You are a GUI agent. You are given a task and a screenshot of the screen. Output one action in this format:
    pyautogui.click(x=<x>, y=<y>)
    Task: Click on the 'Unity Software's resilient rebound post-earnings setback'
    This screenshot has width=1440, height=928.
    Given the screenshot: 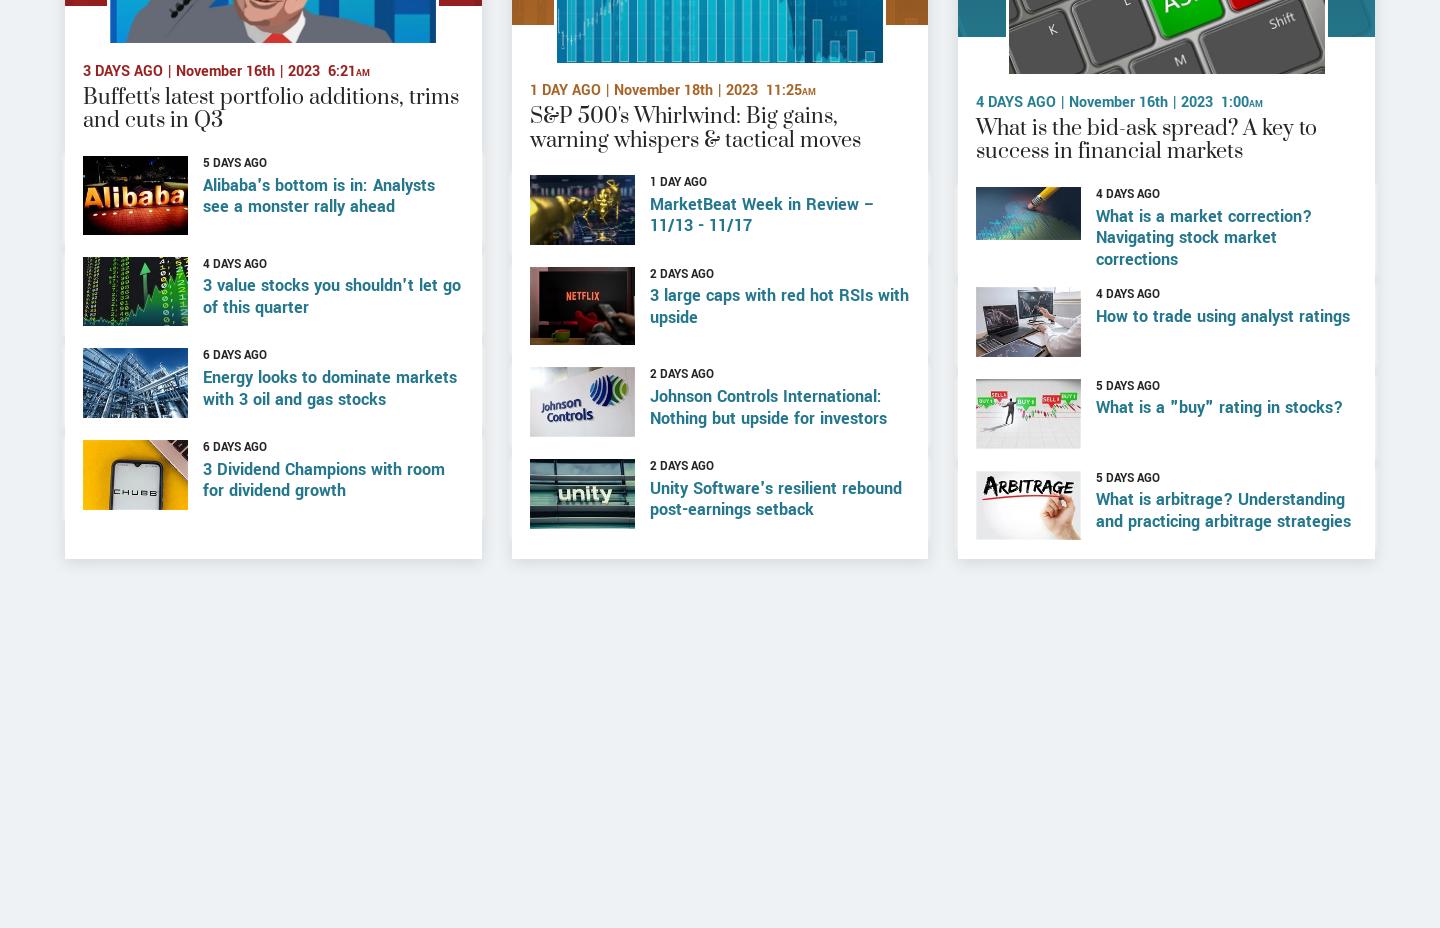 What is the action you would take?
    pyautogui.click(x=774, y=562)
    